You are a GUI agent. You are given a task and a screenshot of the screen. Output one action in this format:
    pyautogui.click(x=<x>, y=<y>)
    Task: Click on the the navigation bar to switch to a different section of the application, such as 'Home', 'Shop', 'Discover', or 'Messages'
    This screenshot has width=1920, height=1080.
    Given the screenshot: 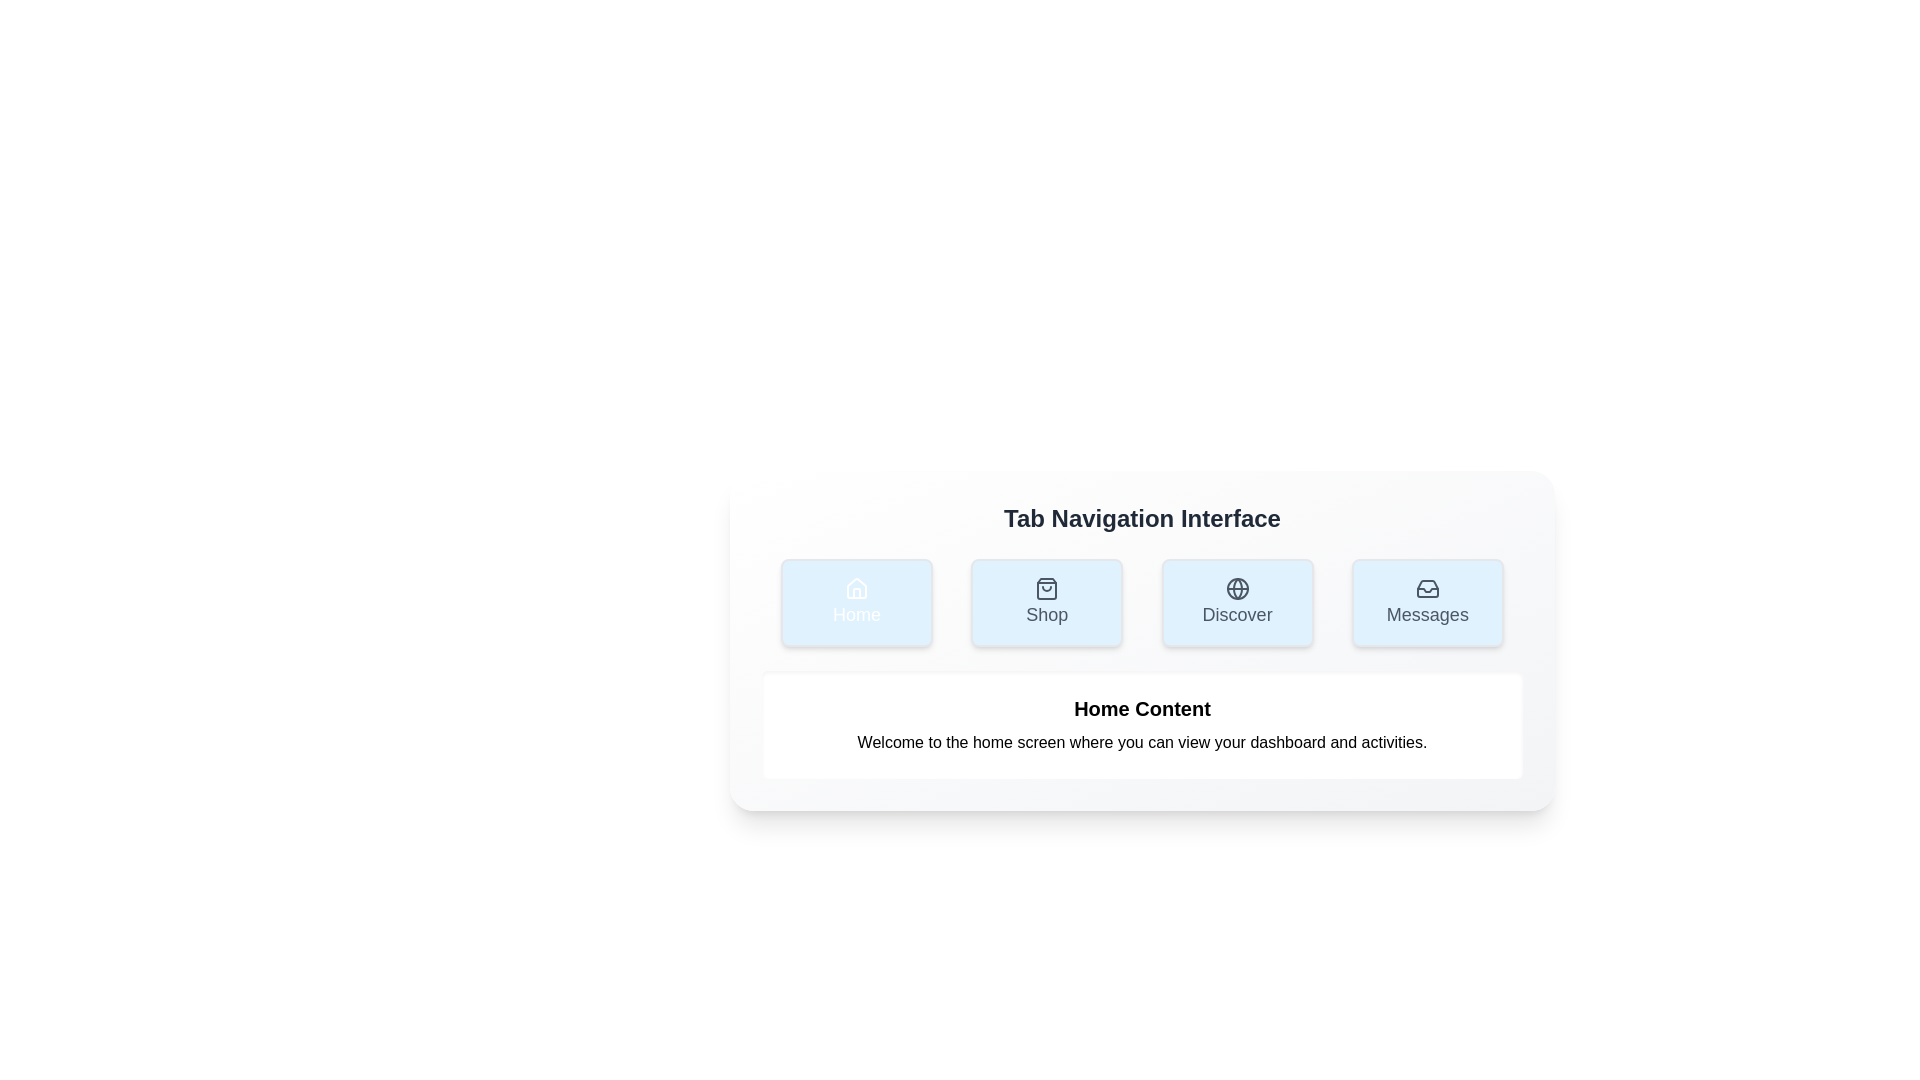 What is the action you would take?
    pyautogui.click(x=1142, y=601)
    